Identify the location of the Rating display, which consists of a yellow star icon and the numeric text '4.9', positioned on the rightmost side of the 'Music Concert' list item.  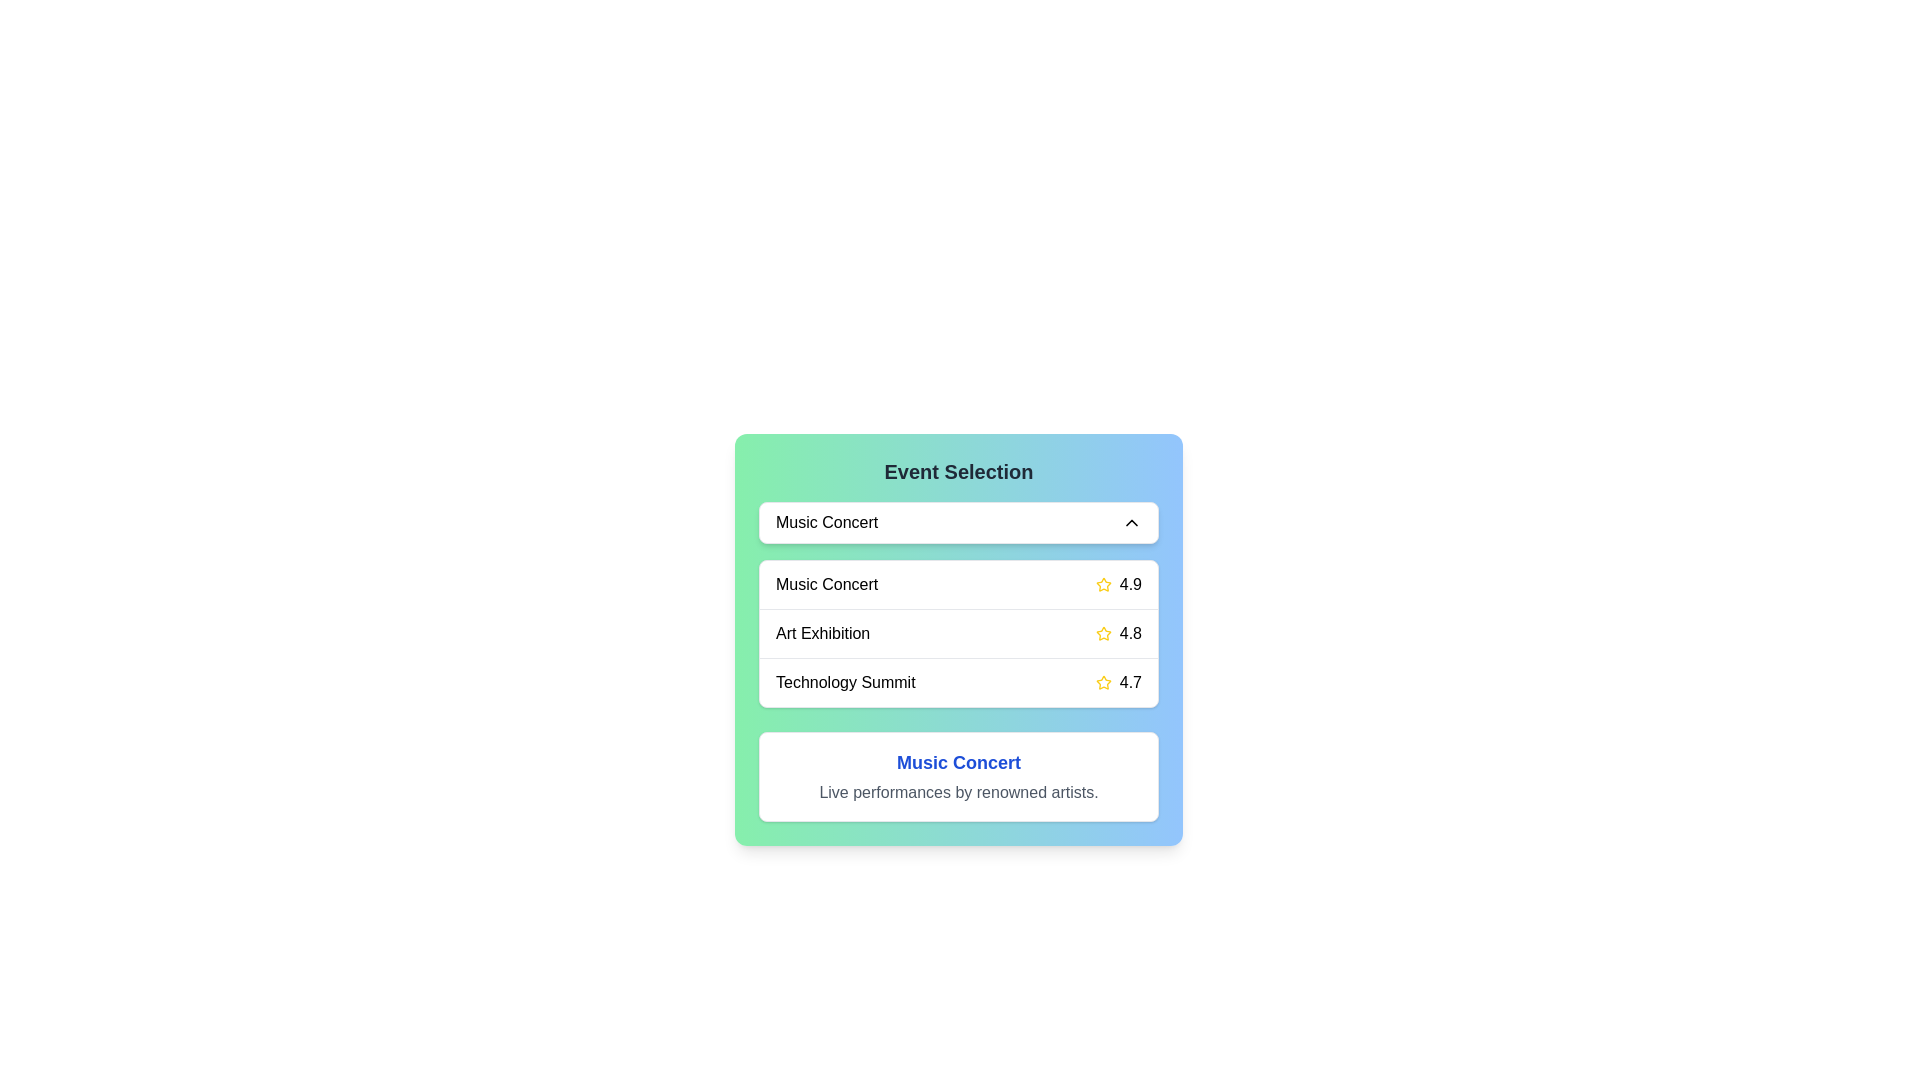
(1117, 585).